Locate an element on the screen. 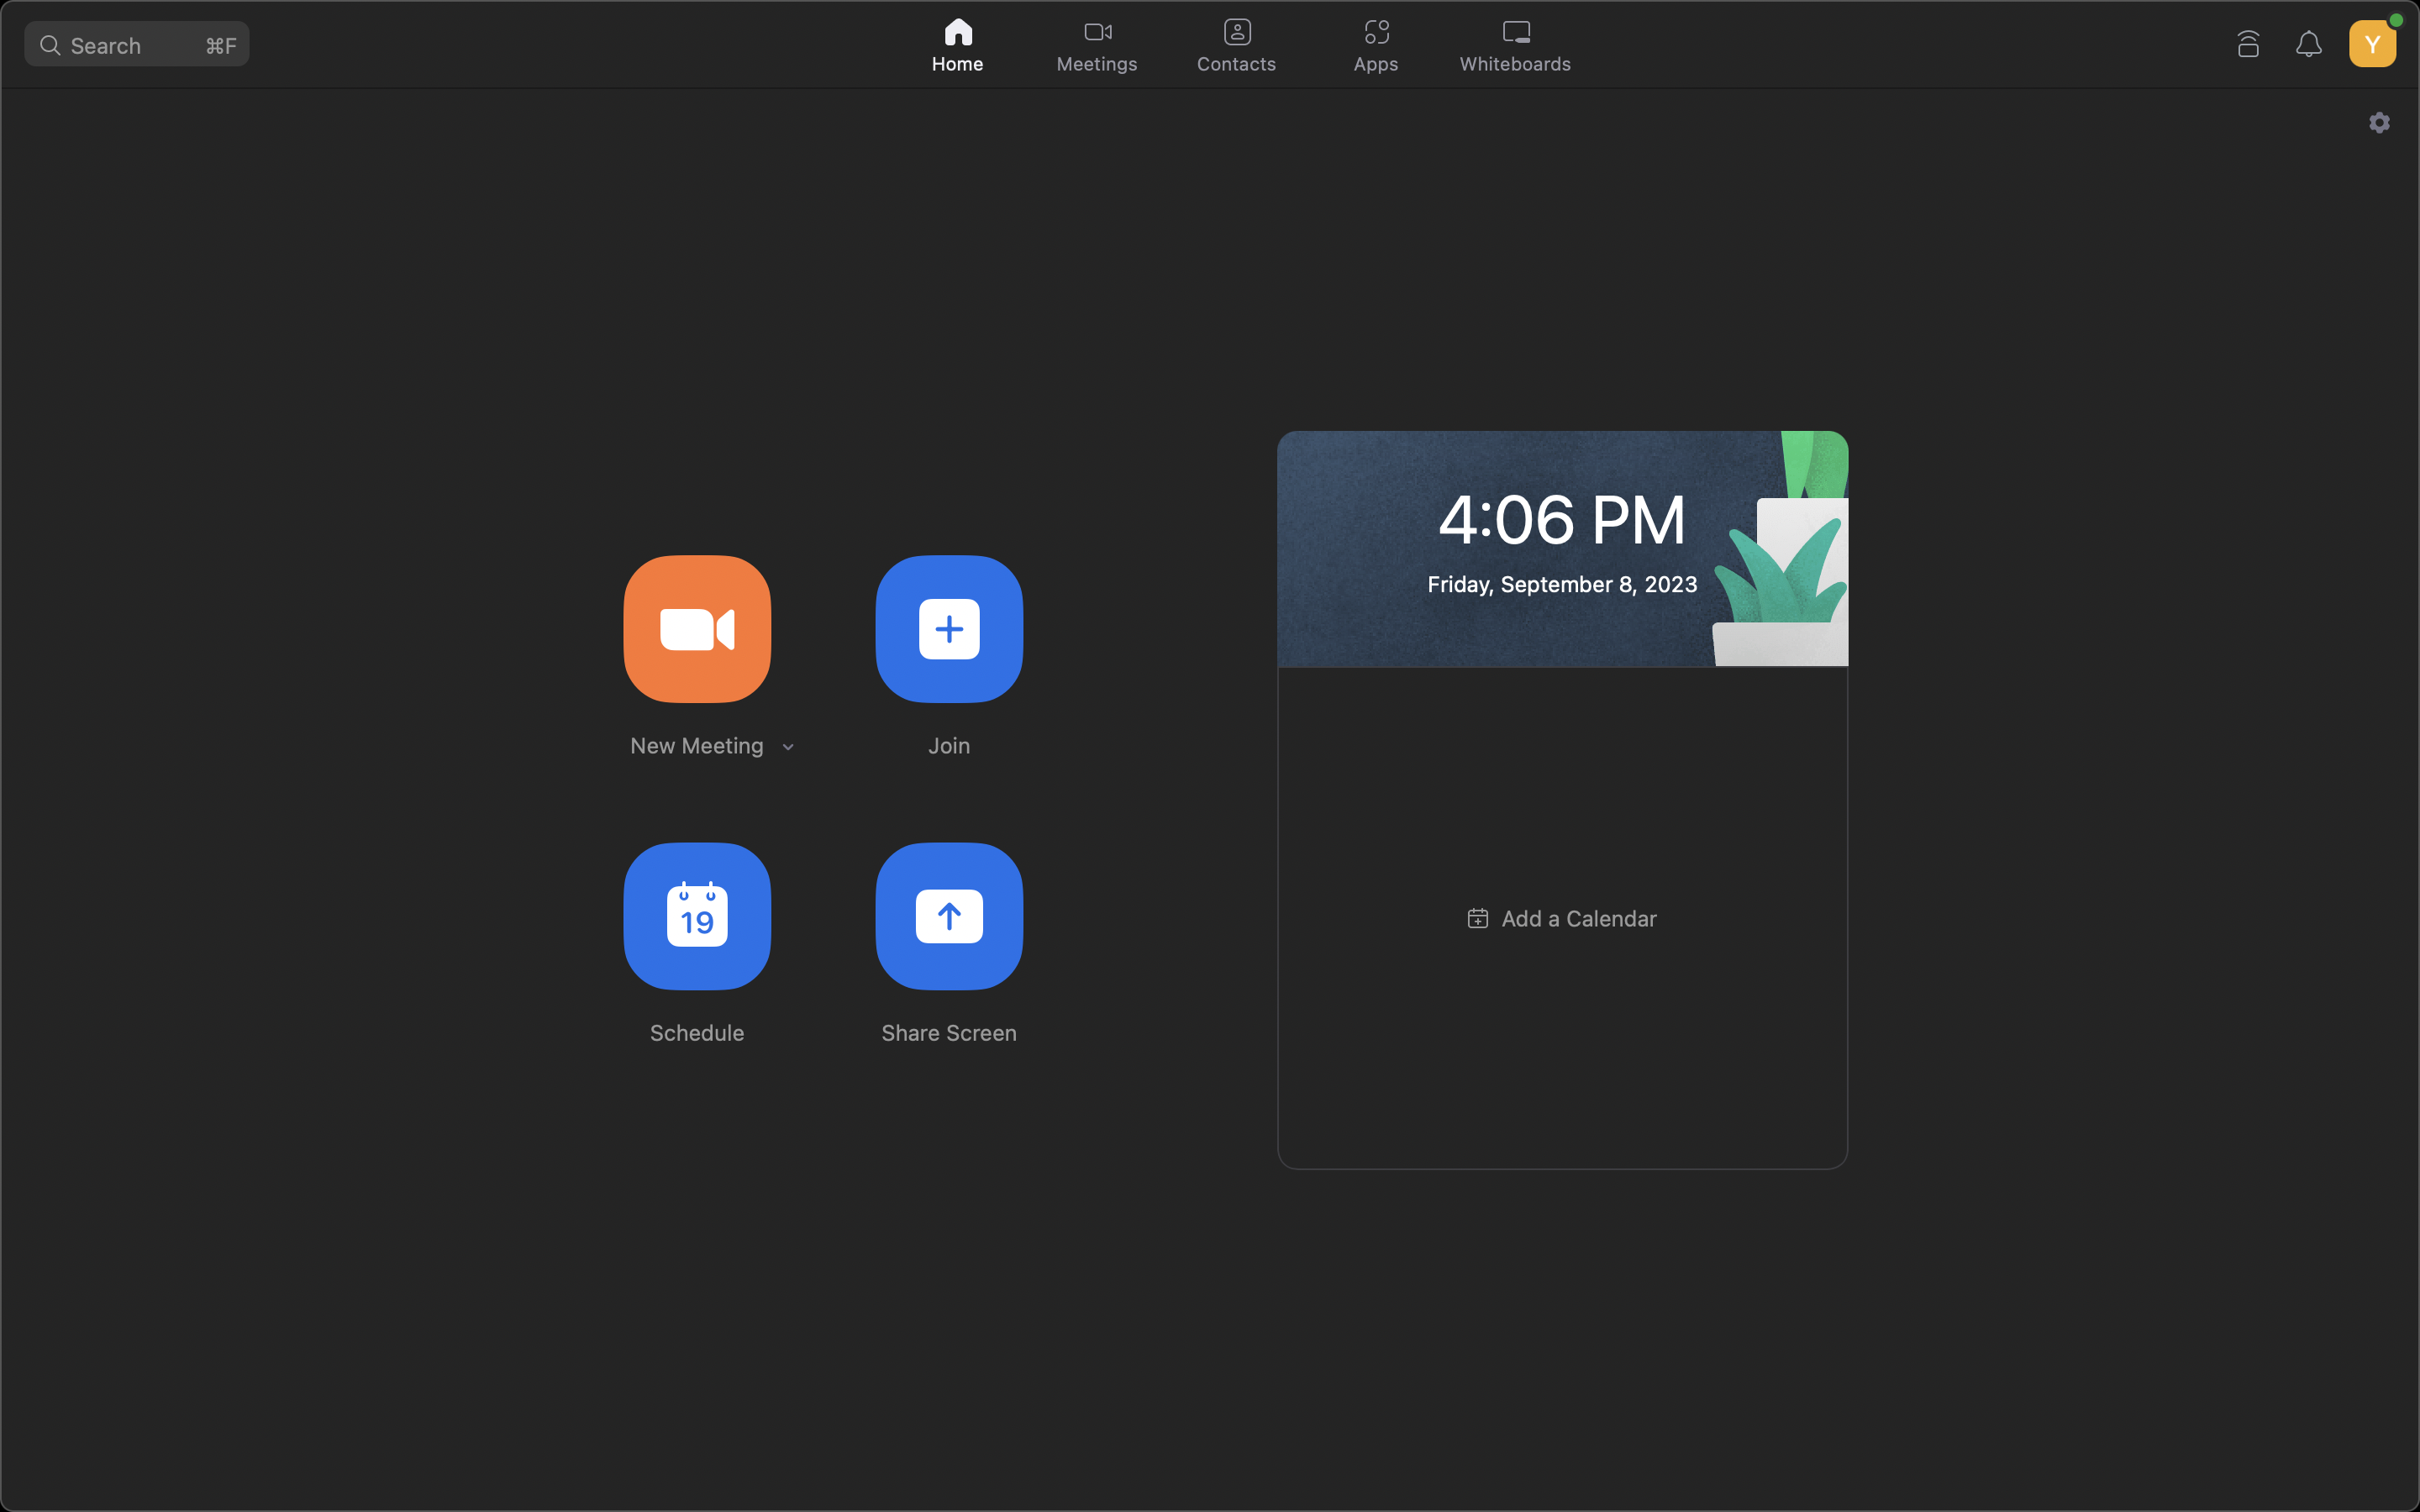 This screenshot has height=1512, width=2420. the plus icon to join an existing meeting is located at coordinates (948, 626).